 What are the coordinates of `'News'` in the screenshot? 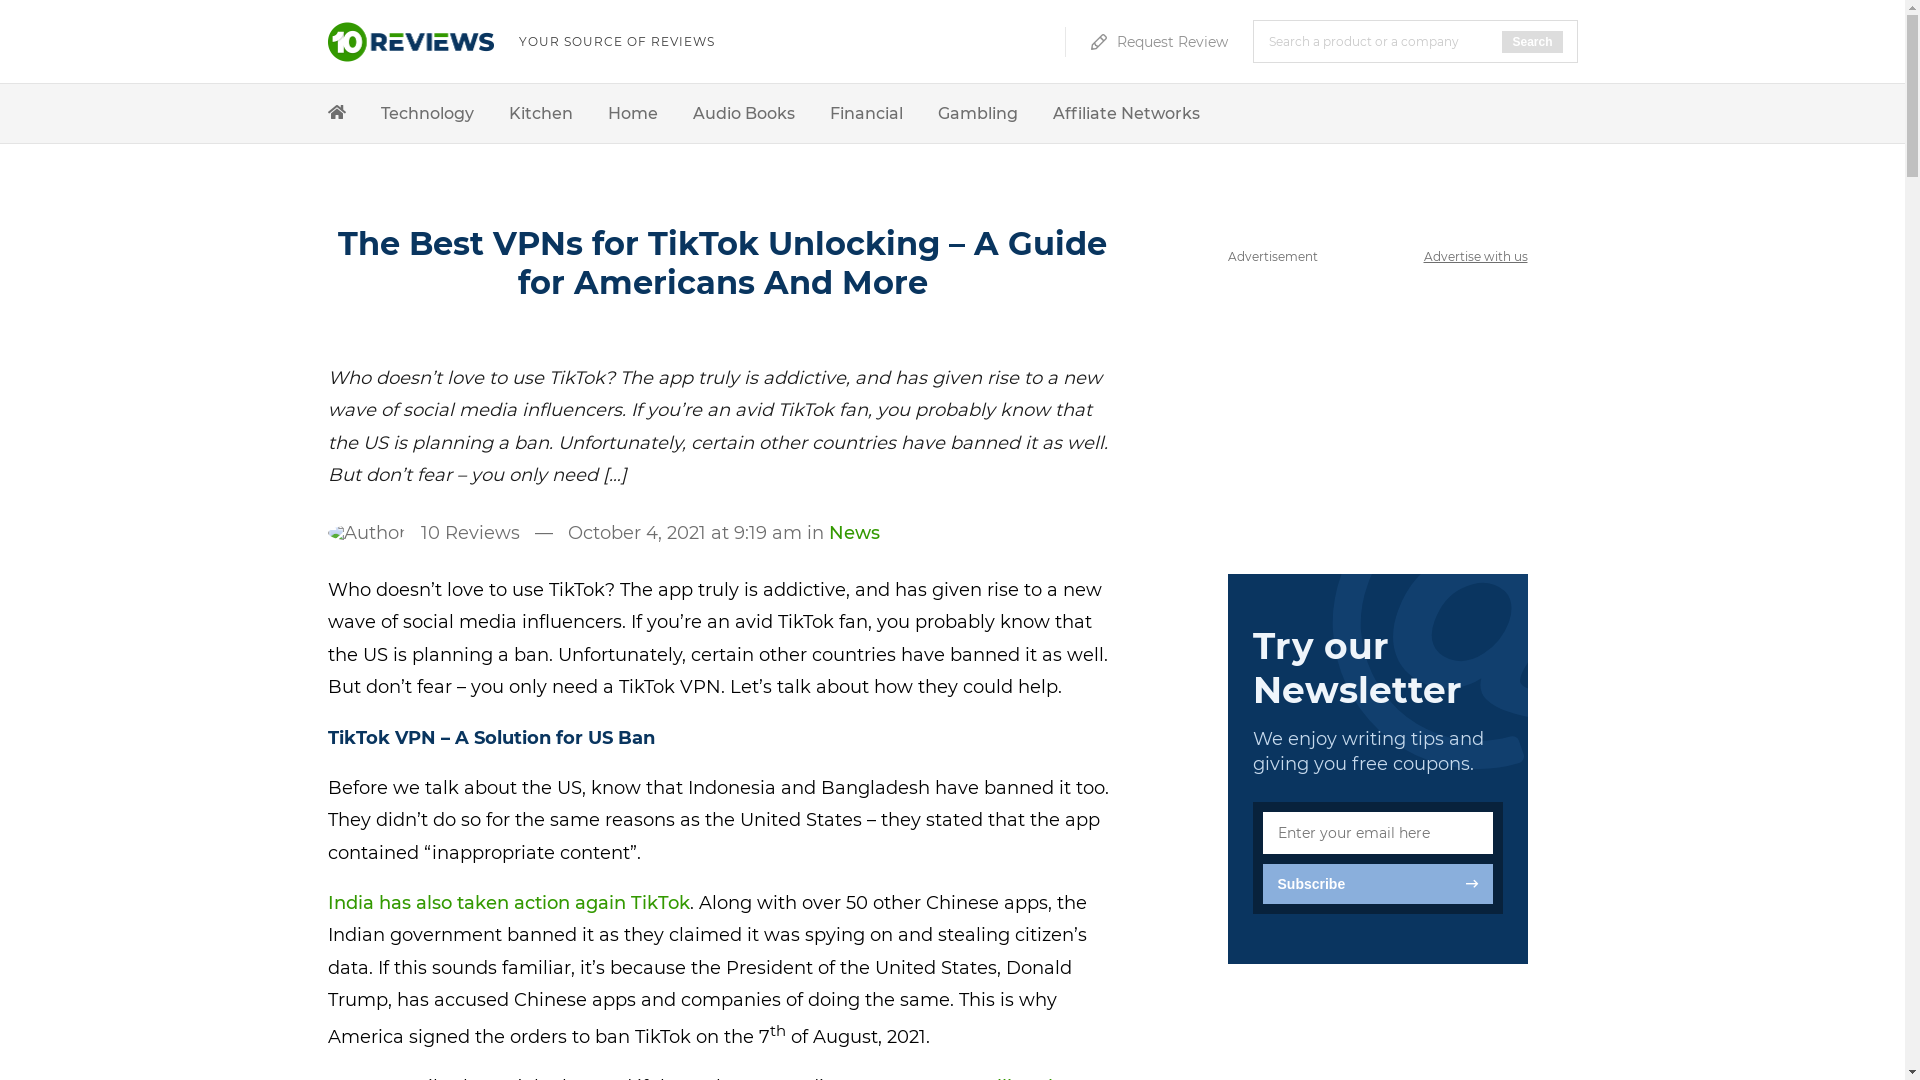 It's located at (853, 531).